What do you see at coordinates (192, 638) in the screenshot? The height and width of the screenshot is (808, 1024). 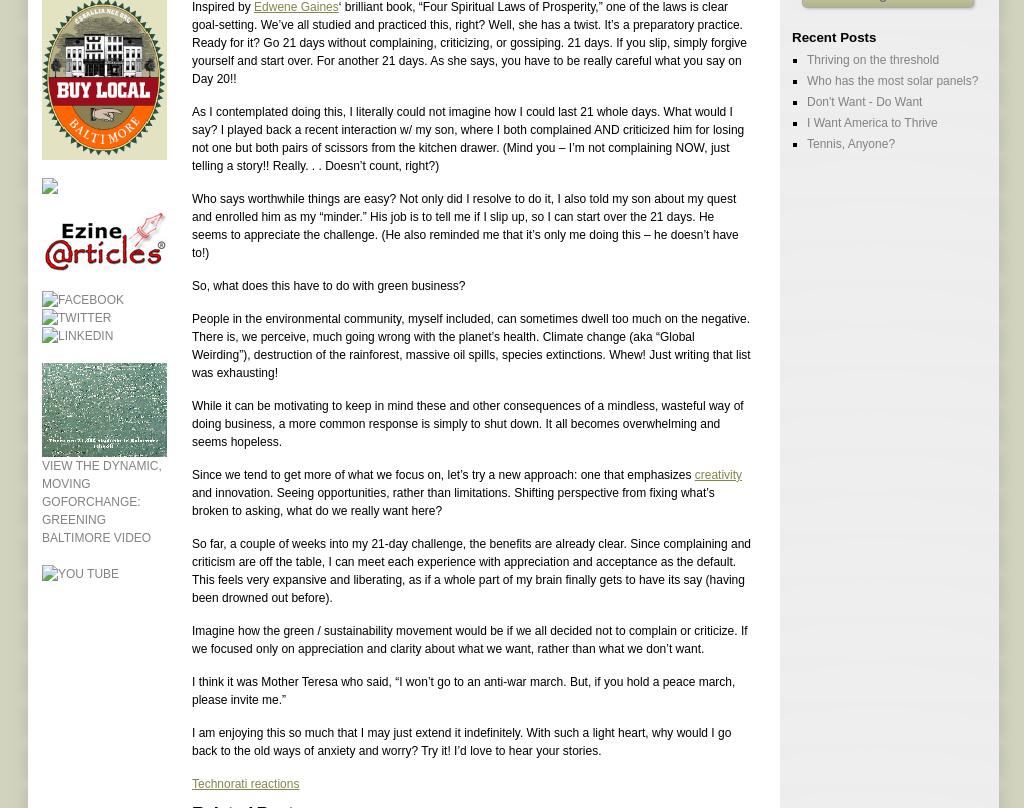 I see `'Imagine how the green / sustainability movement would be if we all decided not to complain or criticize. If we focused only on appreciation and clarity about what we want, rather than what we don’t want.'` at bounding box center [192, 638].